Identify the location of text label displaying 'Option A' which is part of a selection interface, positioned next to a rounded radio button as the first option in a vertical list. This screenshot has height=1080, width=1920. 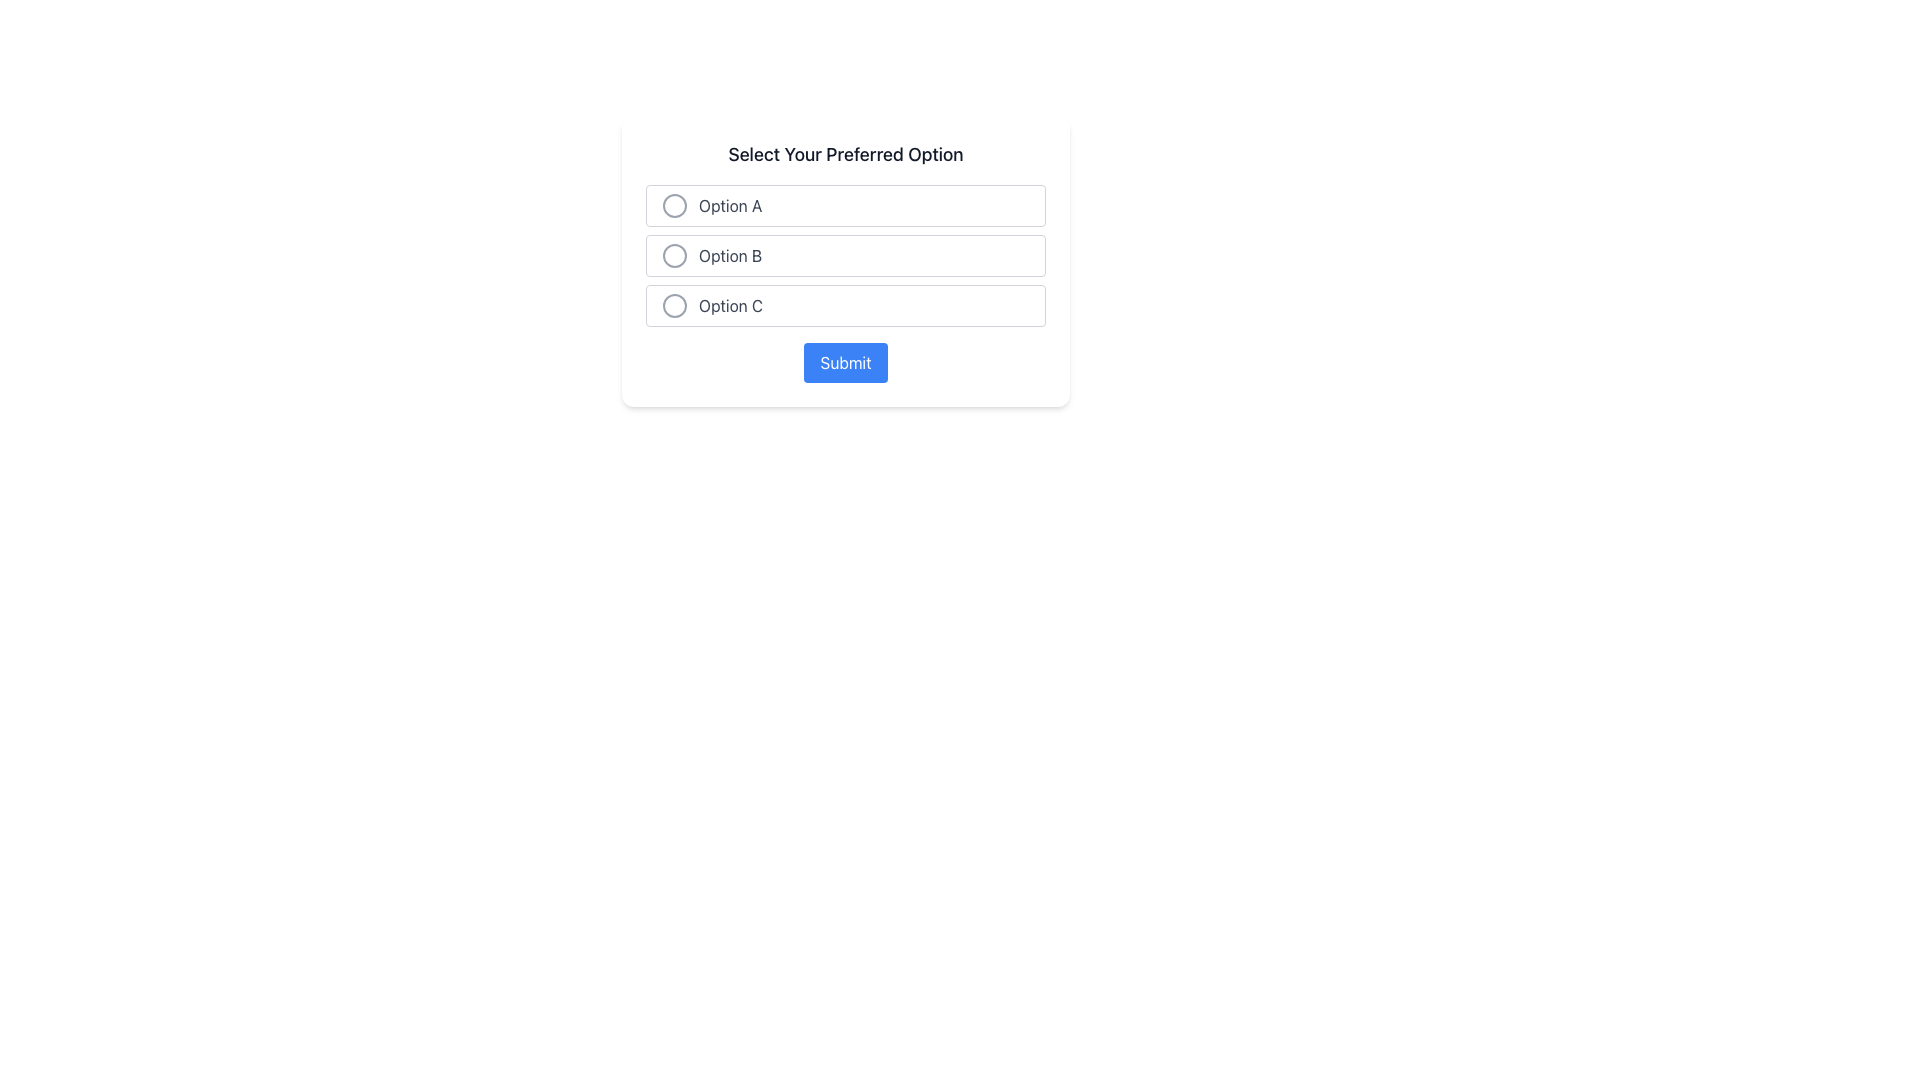
(729, 205).